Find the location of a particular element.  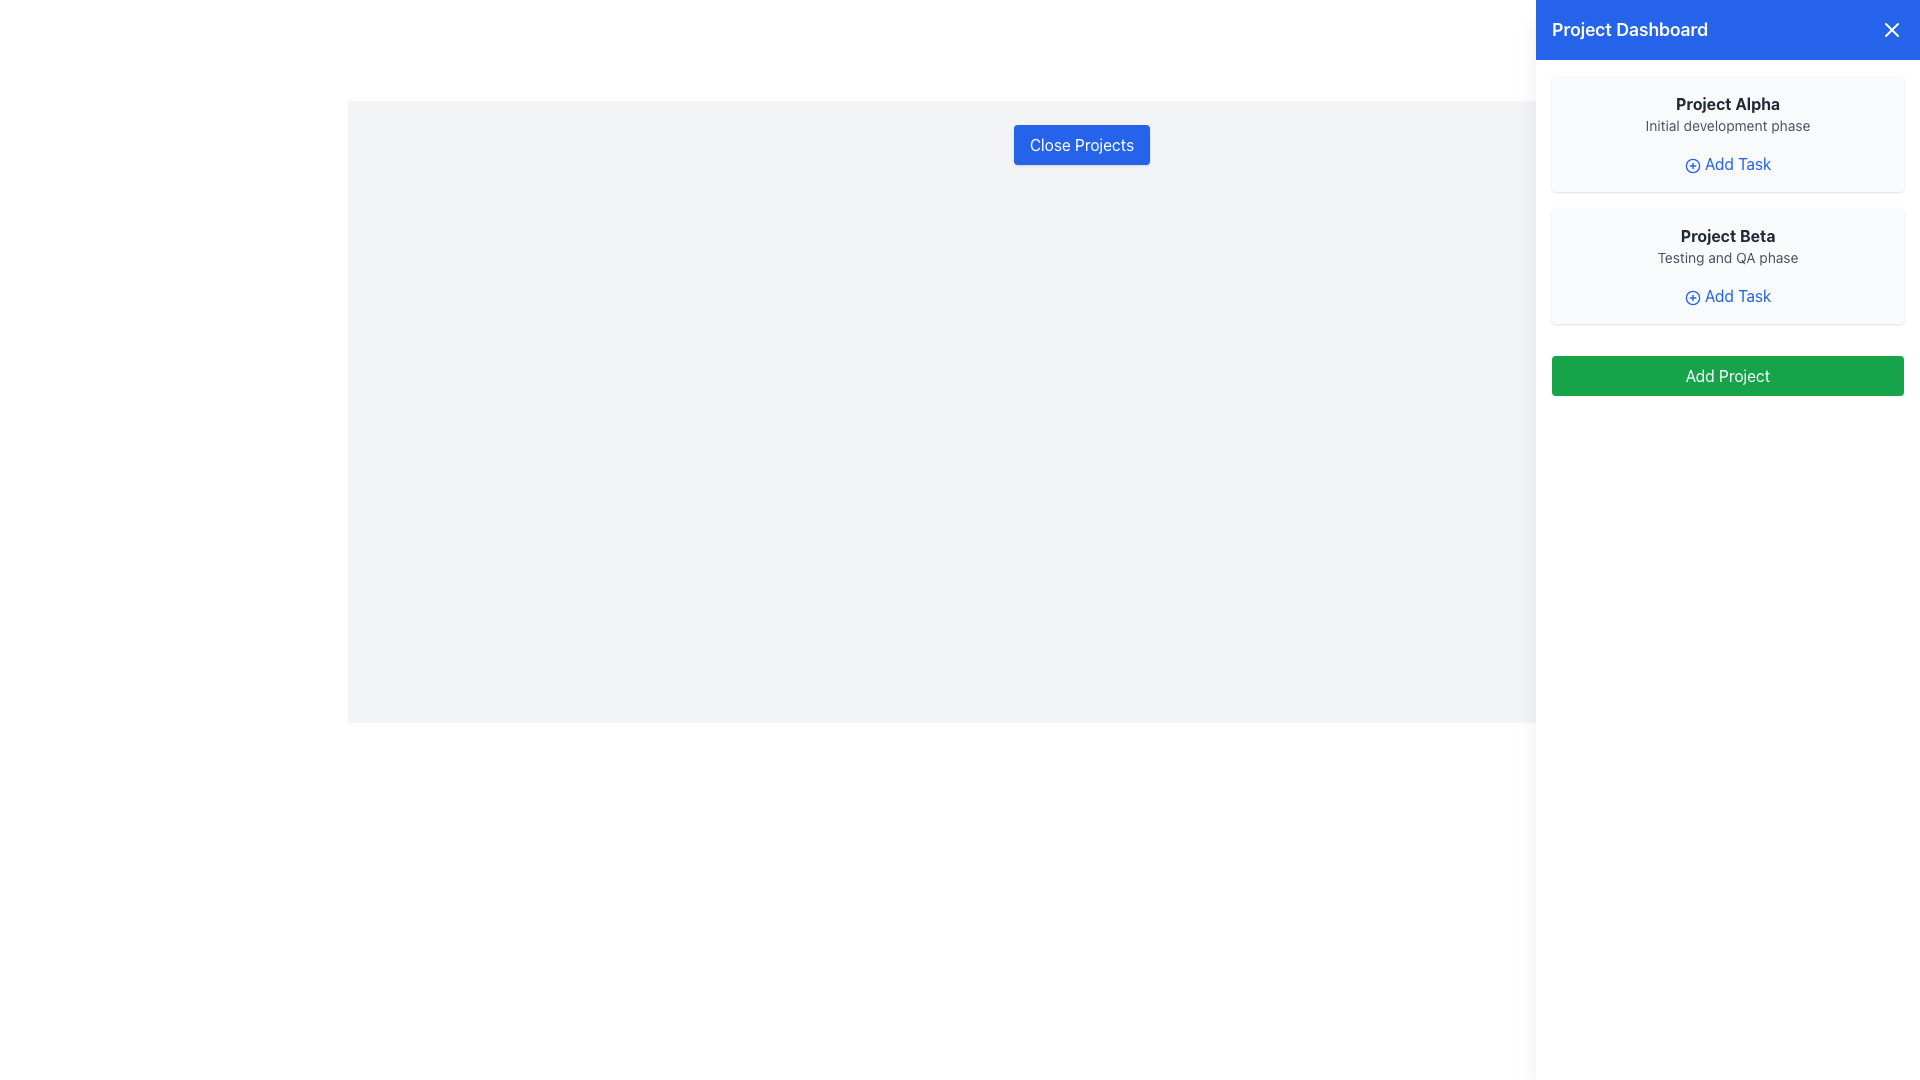

the 'plus' icon in the 'Add Task' area for the 'Project Alpha' section is located at coordinates (1691, 164).